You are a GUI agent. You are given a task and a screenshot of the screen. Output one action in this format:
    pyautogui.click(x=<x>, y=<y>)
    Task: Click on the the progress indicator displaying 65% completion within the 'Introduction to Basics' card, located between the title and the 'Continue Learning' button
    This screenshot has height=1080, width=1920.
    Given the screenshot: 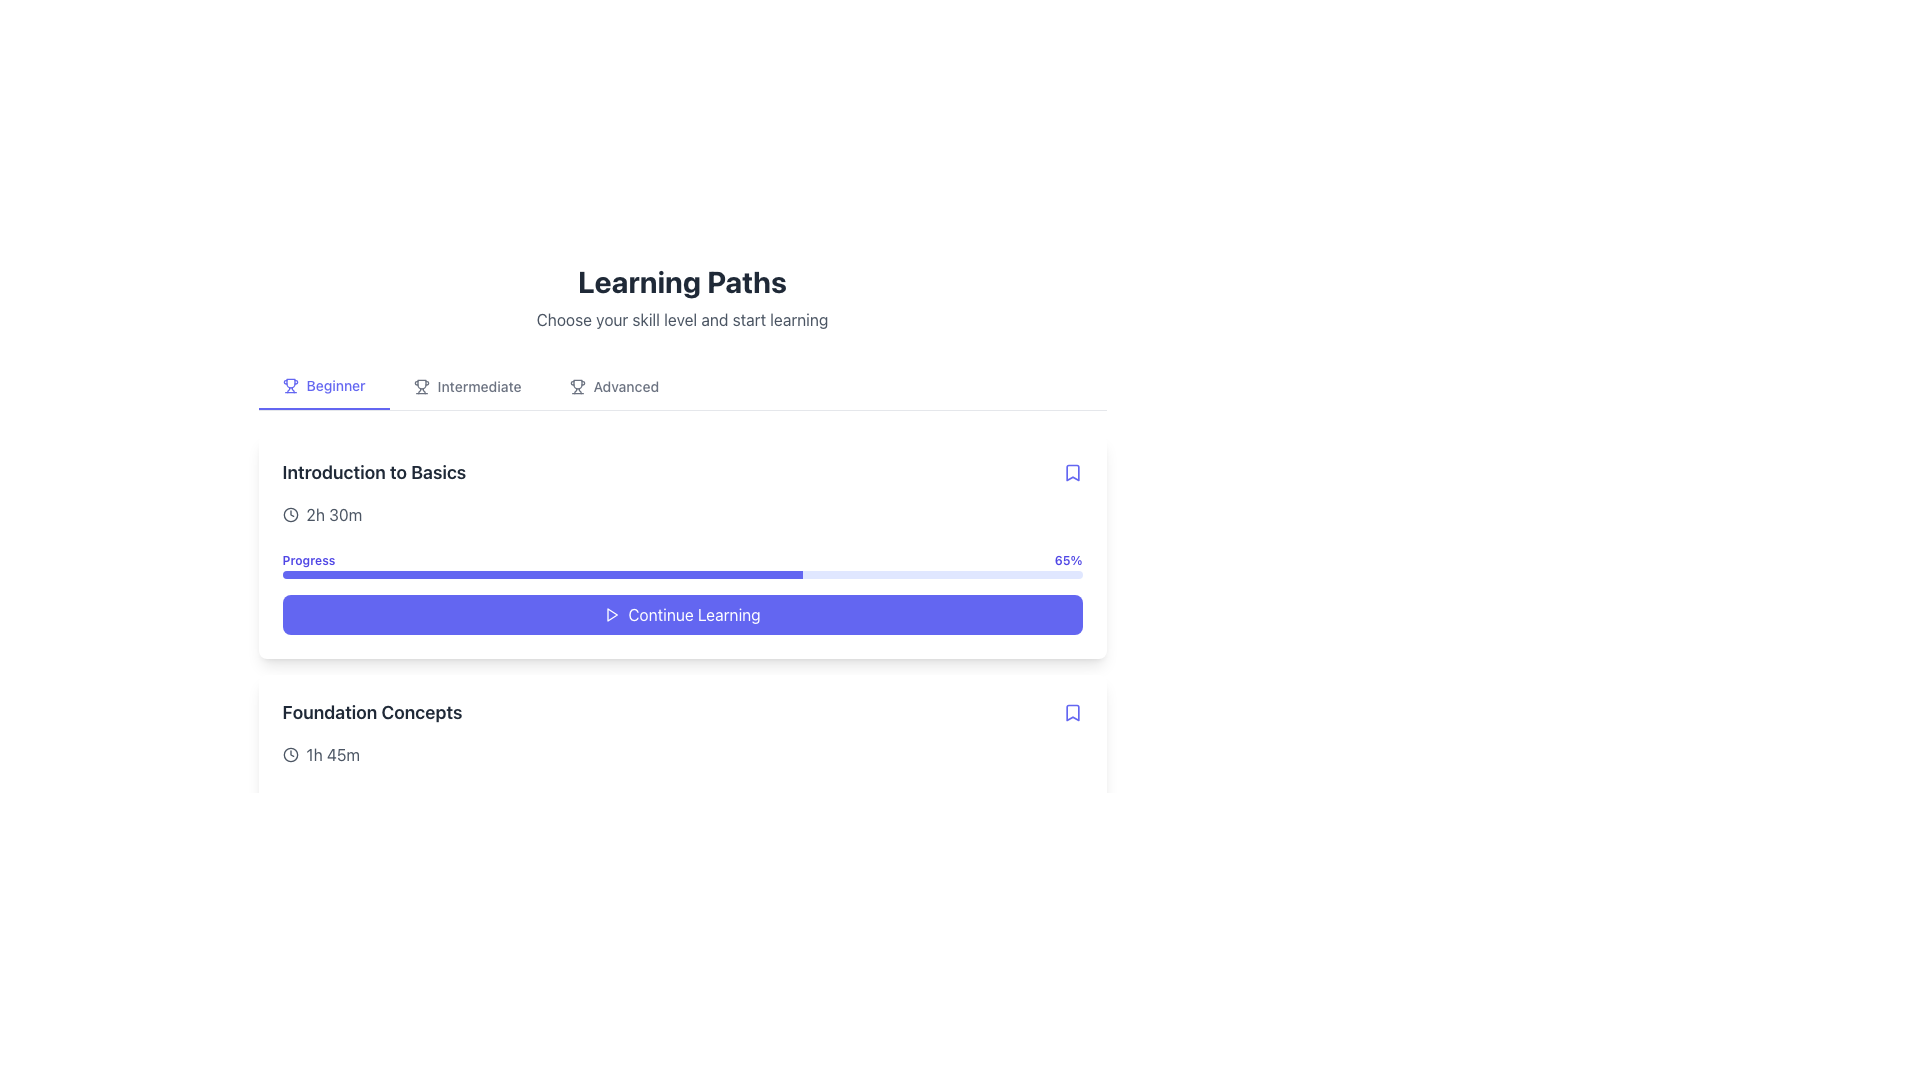 What is the action you would take?
    pyautogui.click(x=682, y=569)
    